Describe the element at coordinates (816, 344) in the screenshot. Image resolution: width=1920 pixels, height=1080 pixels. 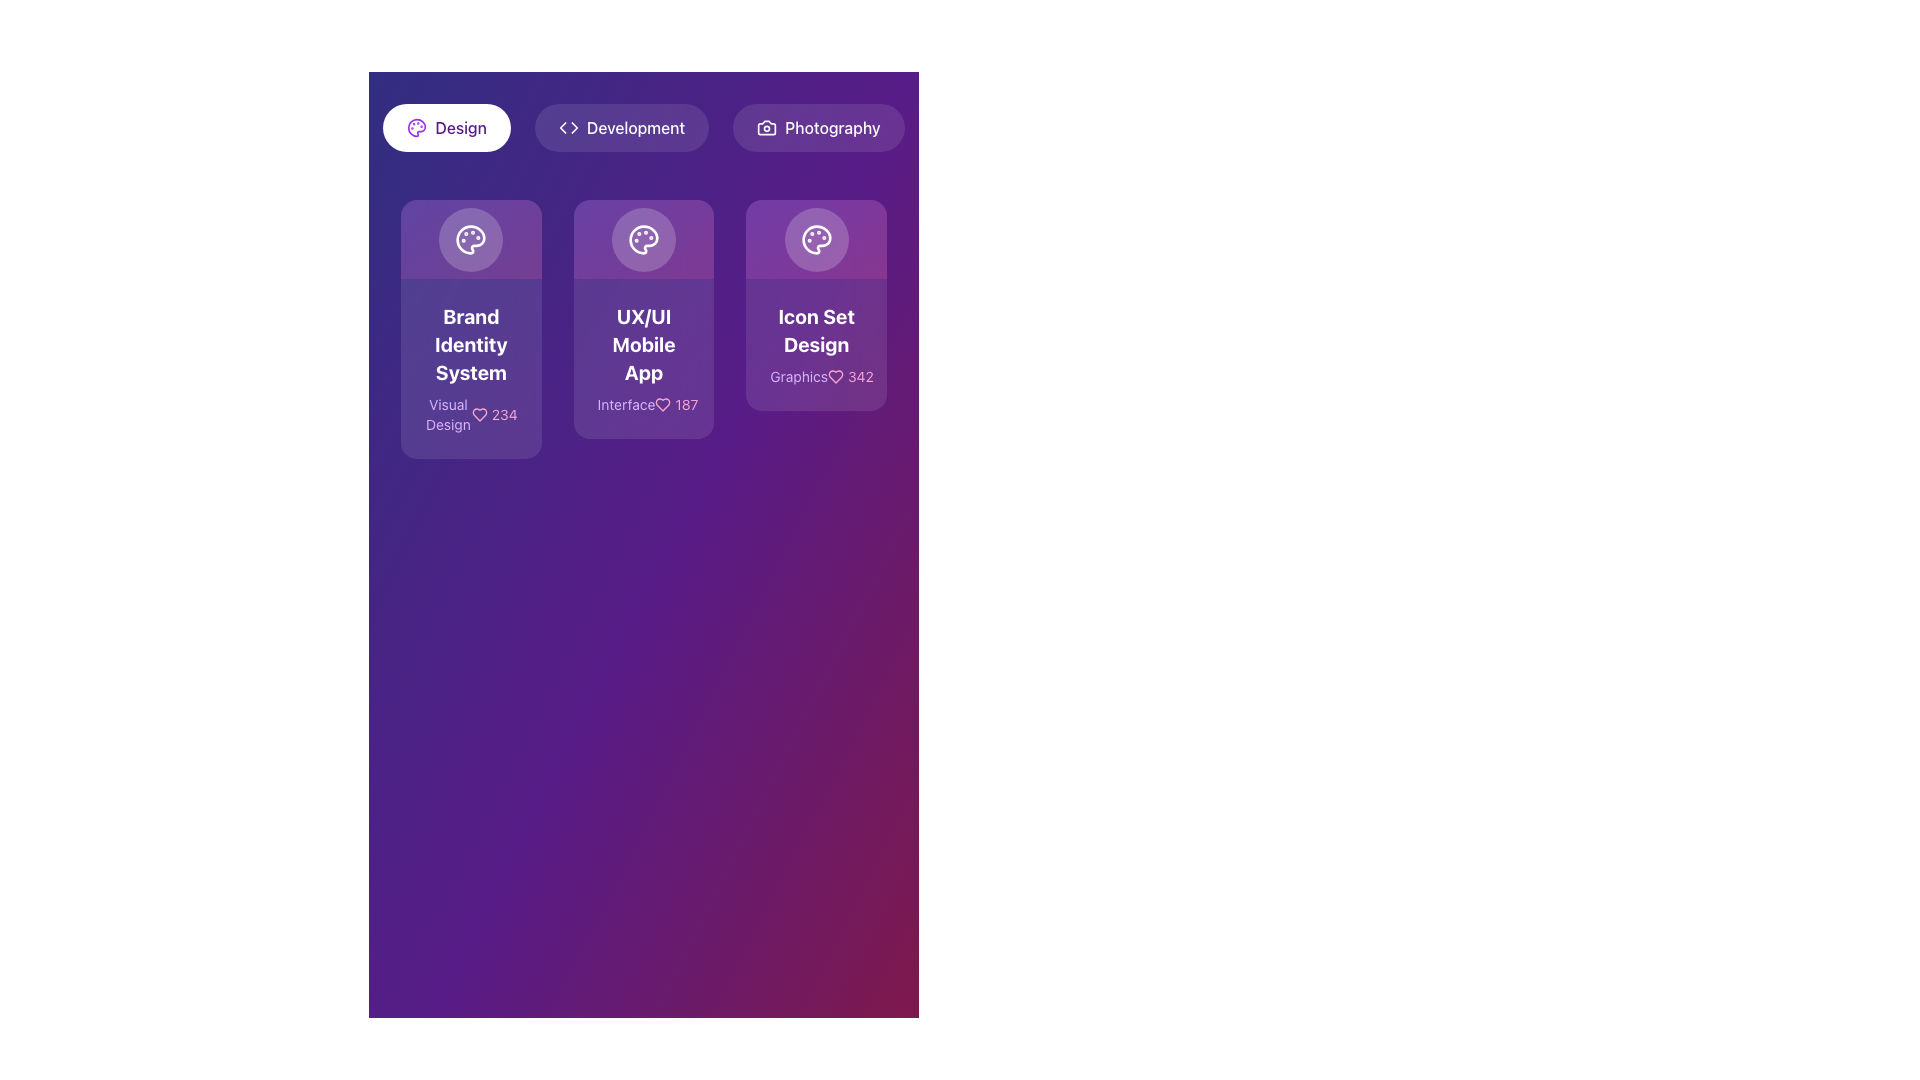
I see `to select the Card containing the text 'Icon Set Design' which is the rightmost element among three similar cards in the layout` at that location.